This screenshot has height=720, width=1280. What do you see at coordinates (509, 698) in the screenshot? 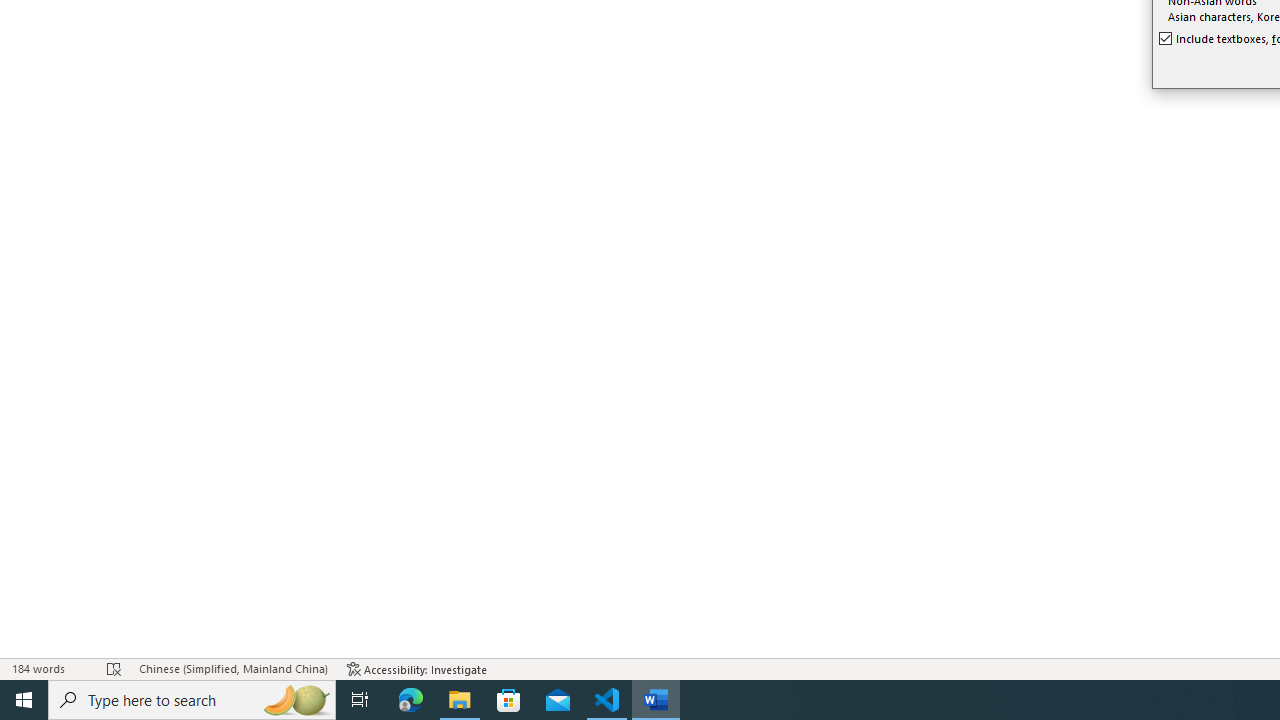
I see `'Microsoft Store'` at bounding box center [509, 698].